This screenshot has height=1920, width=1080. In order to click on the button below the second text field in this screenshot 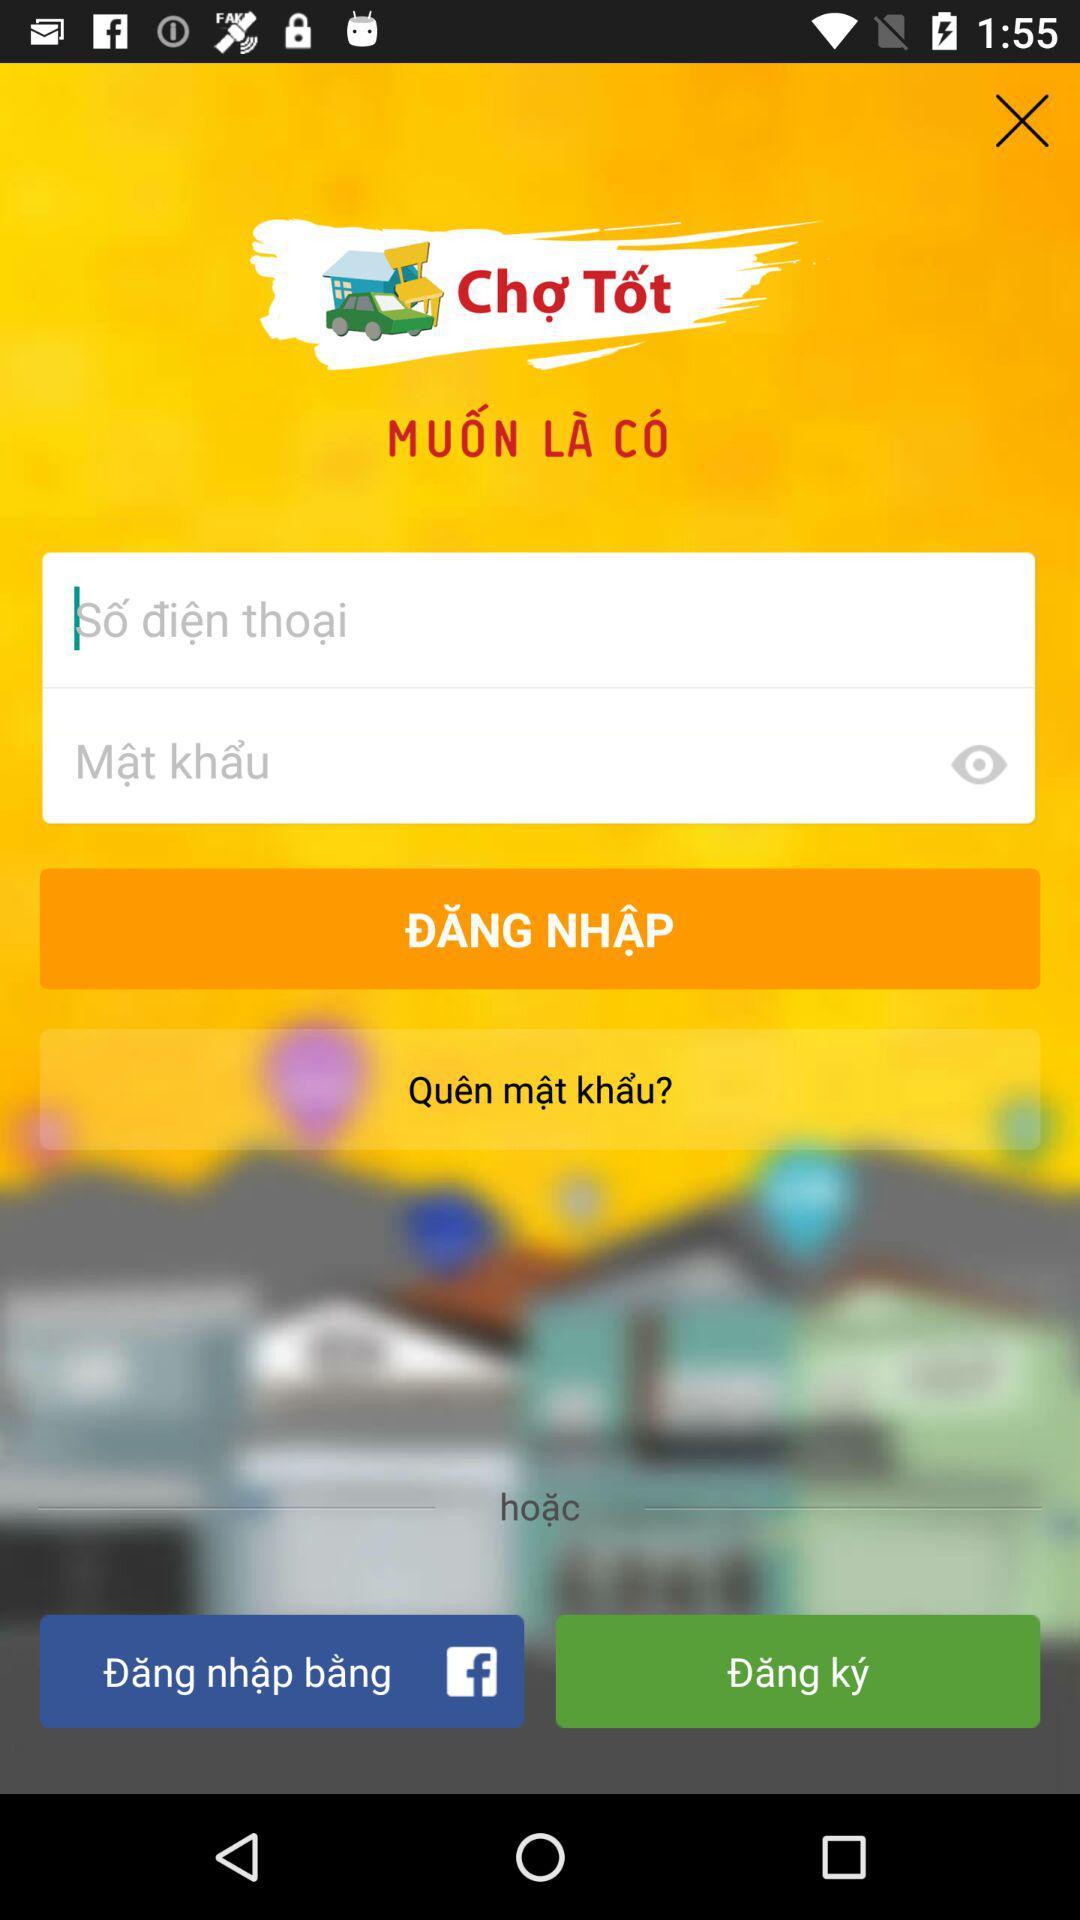, I will do `click(540, 928)`.